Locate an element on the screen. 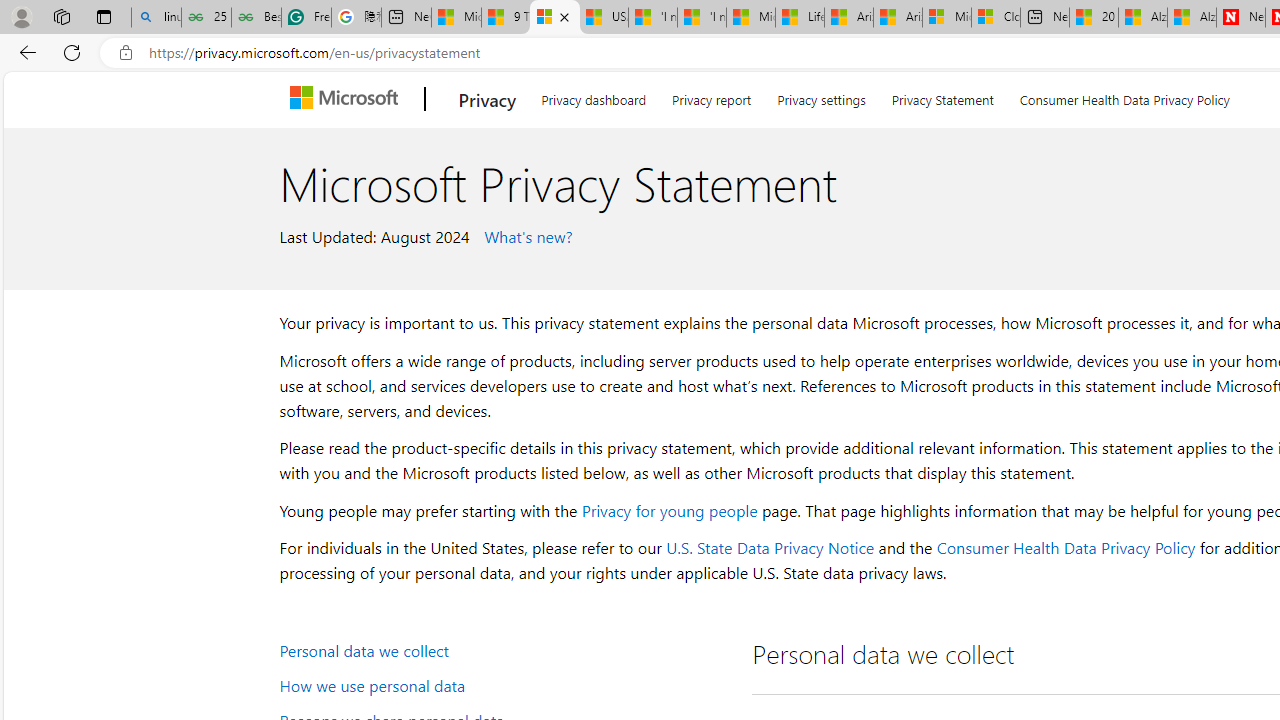  'Lifestyle - MSN' is located at coordinates (800, 17).